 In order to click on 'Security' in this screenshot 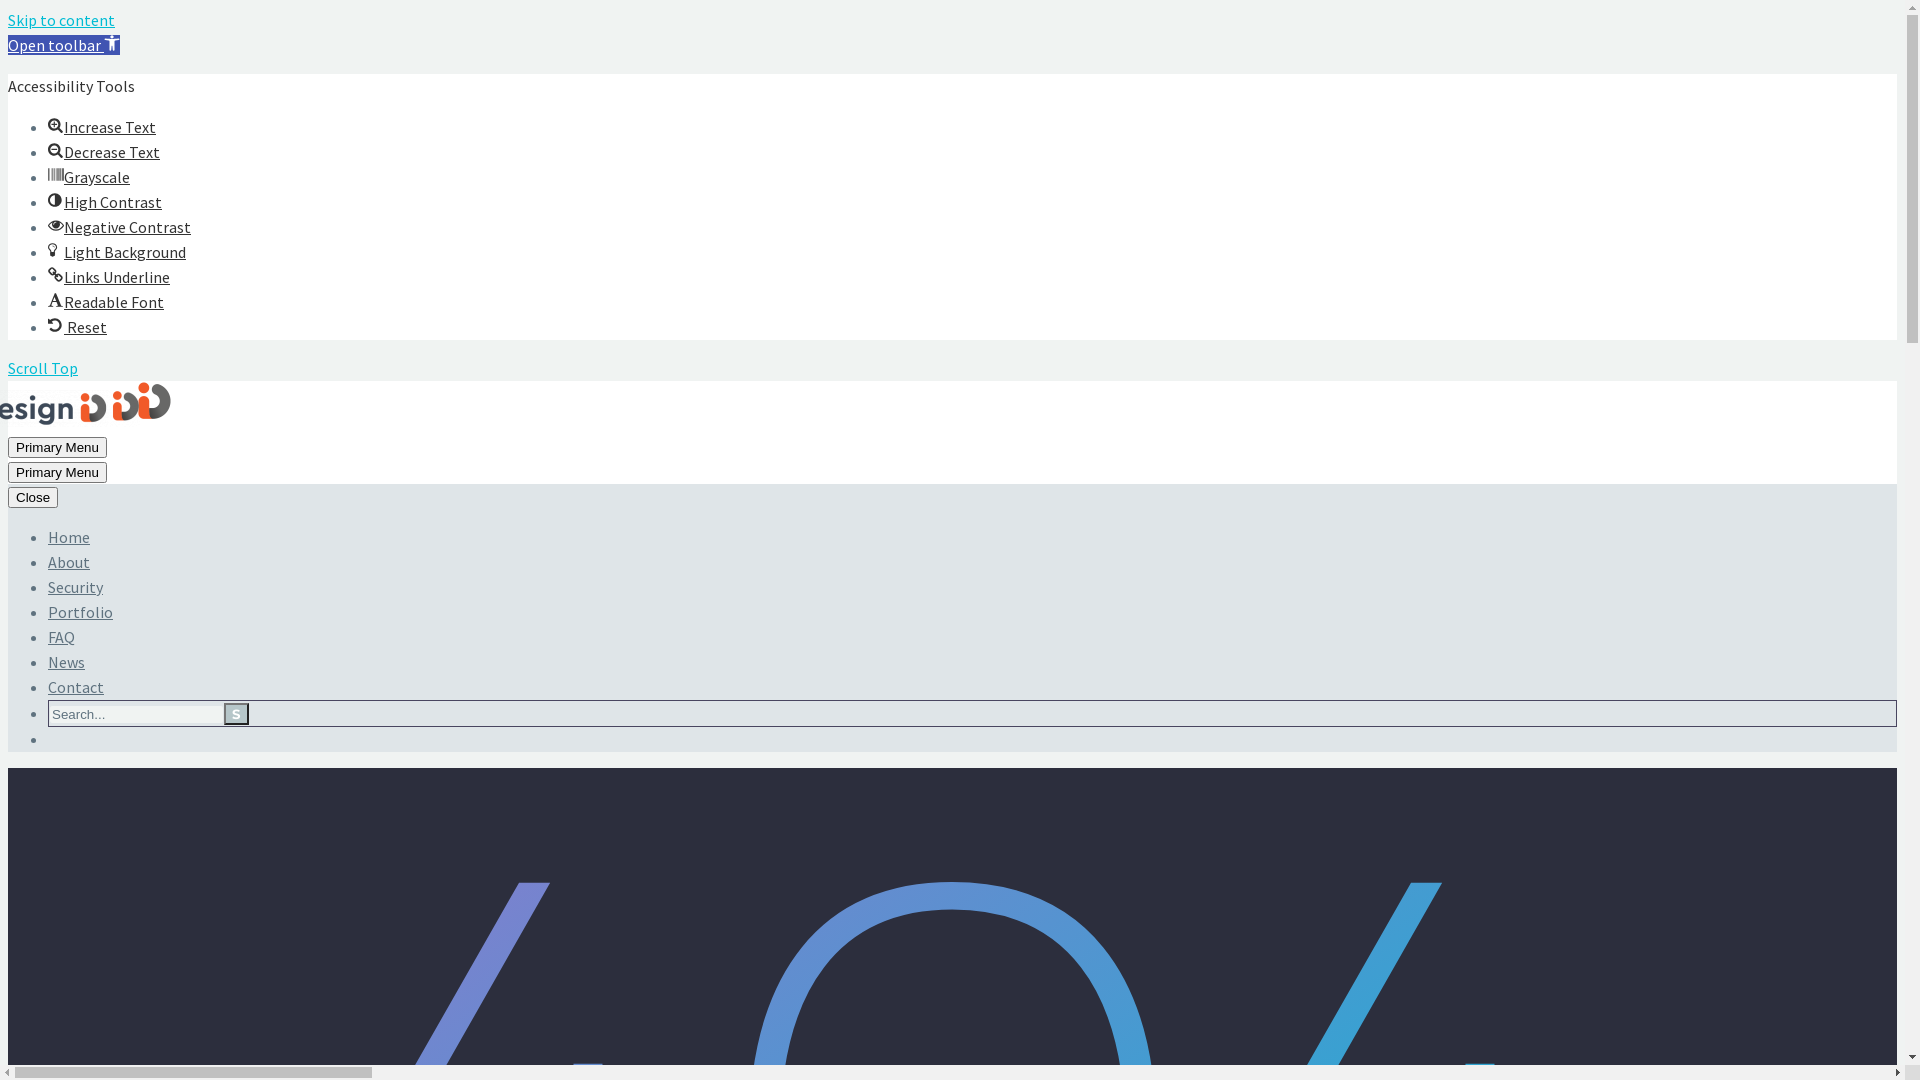, I will do `click(48, 585)`.